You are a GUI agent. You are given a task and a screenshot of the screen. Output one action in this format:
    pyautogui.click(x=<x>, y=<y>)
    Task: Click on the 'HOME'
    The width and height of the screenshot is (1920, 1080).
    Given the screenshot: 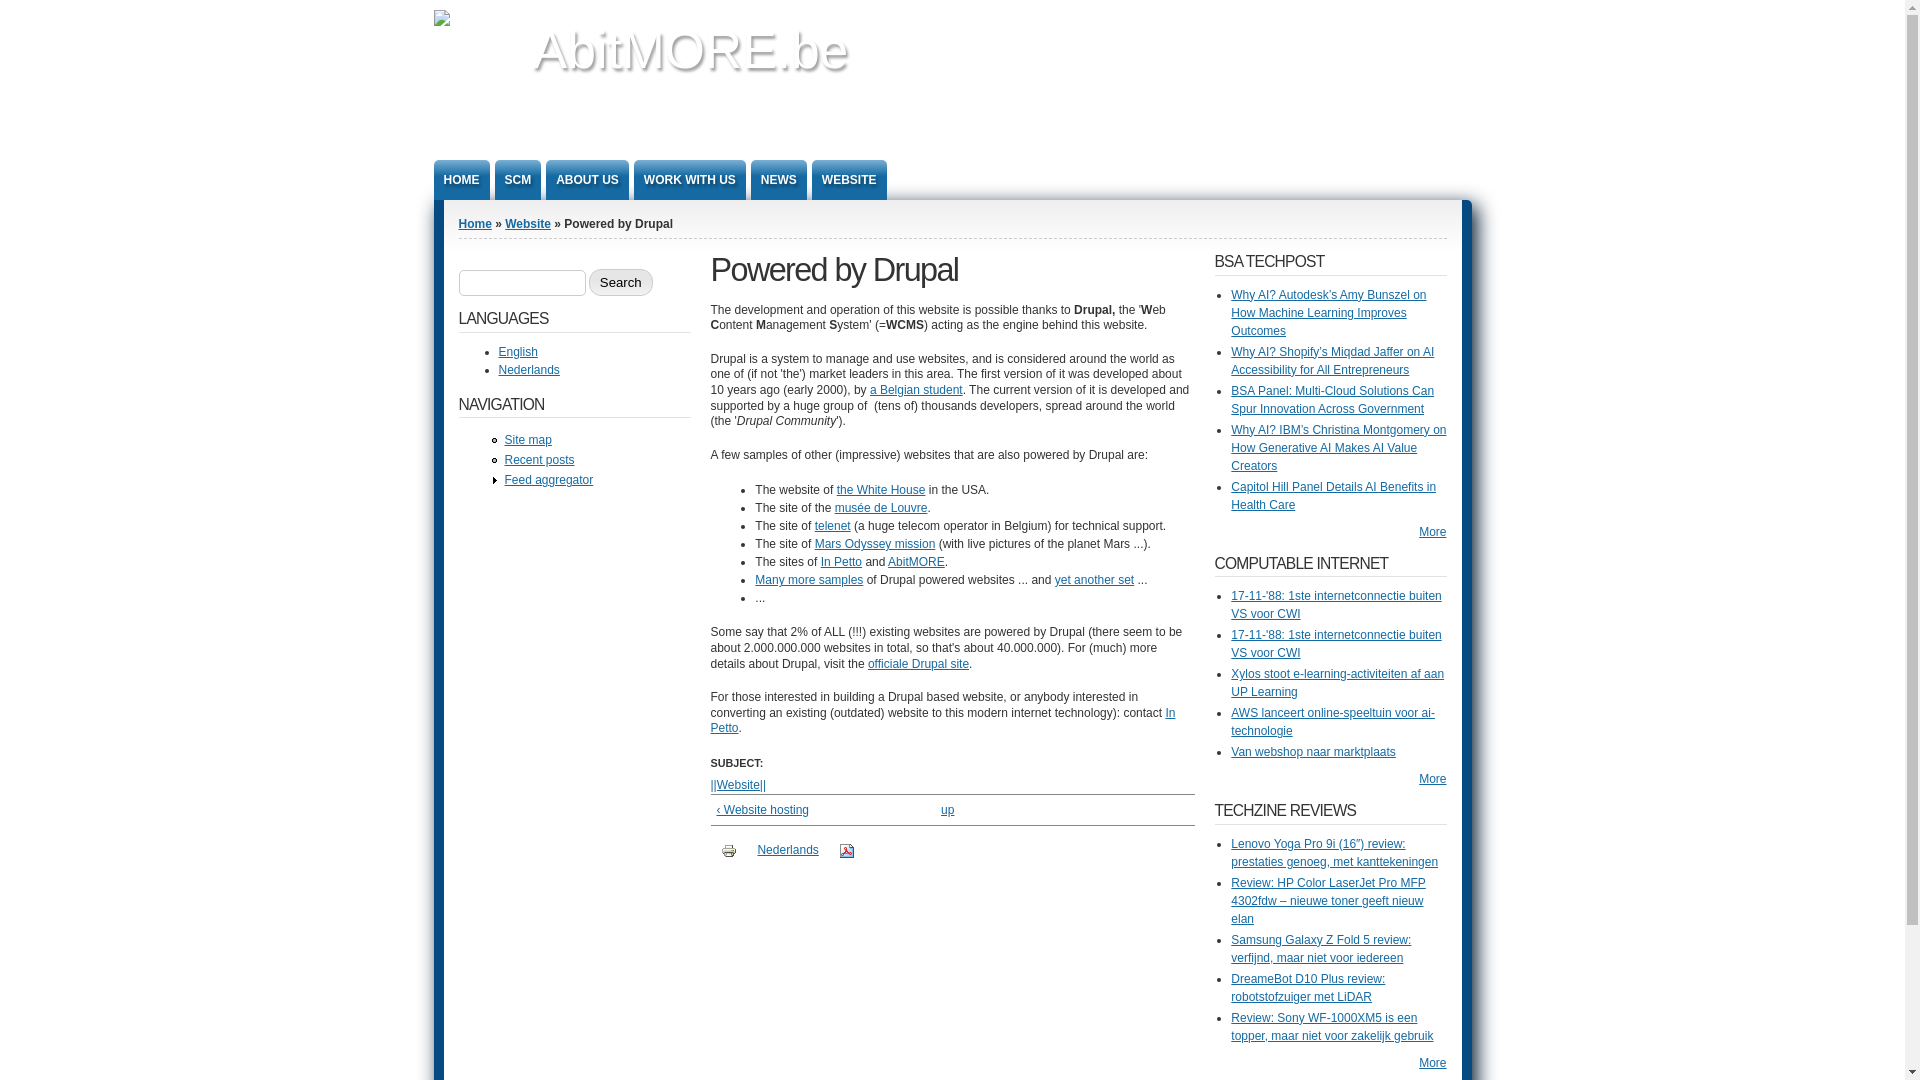 What is the action you would take?
    pyautogui.click(x=460, y=180)
    